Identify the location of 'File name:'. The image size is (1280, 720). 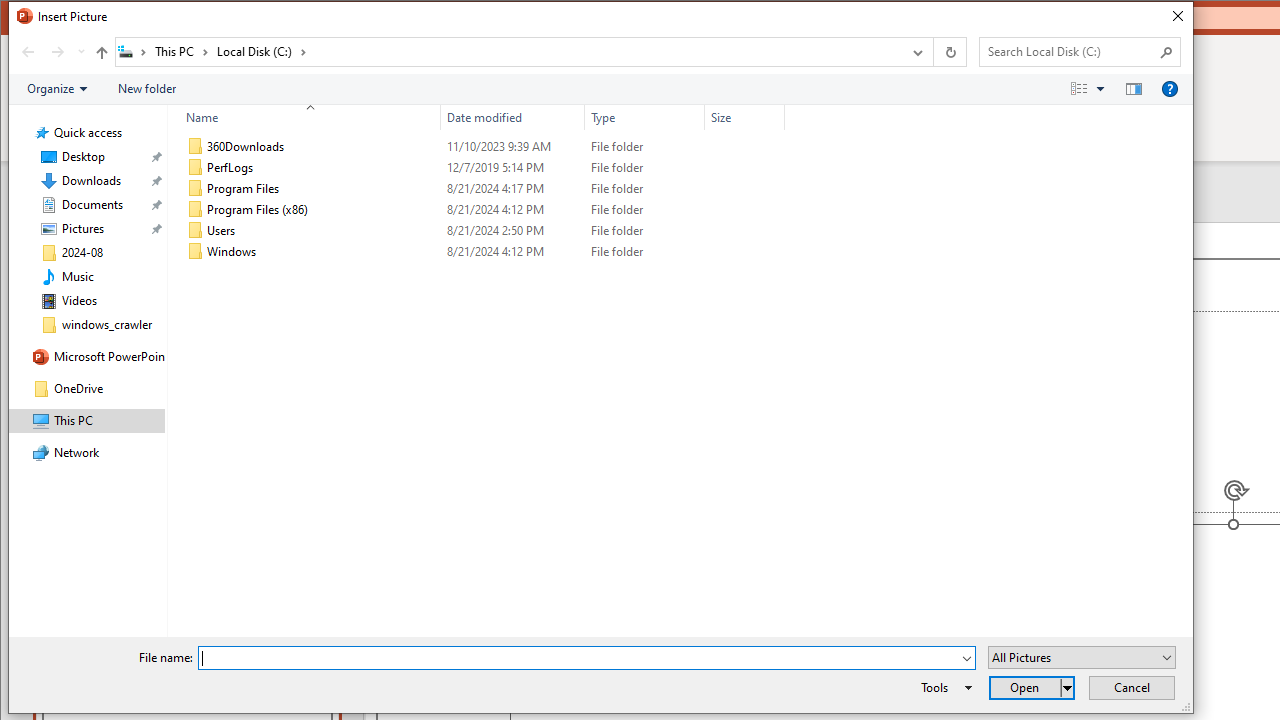
(585, 658).